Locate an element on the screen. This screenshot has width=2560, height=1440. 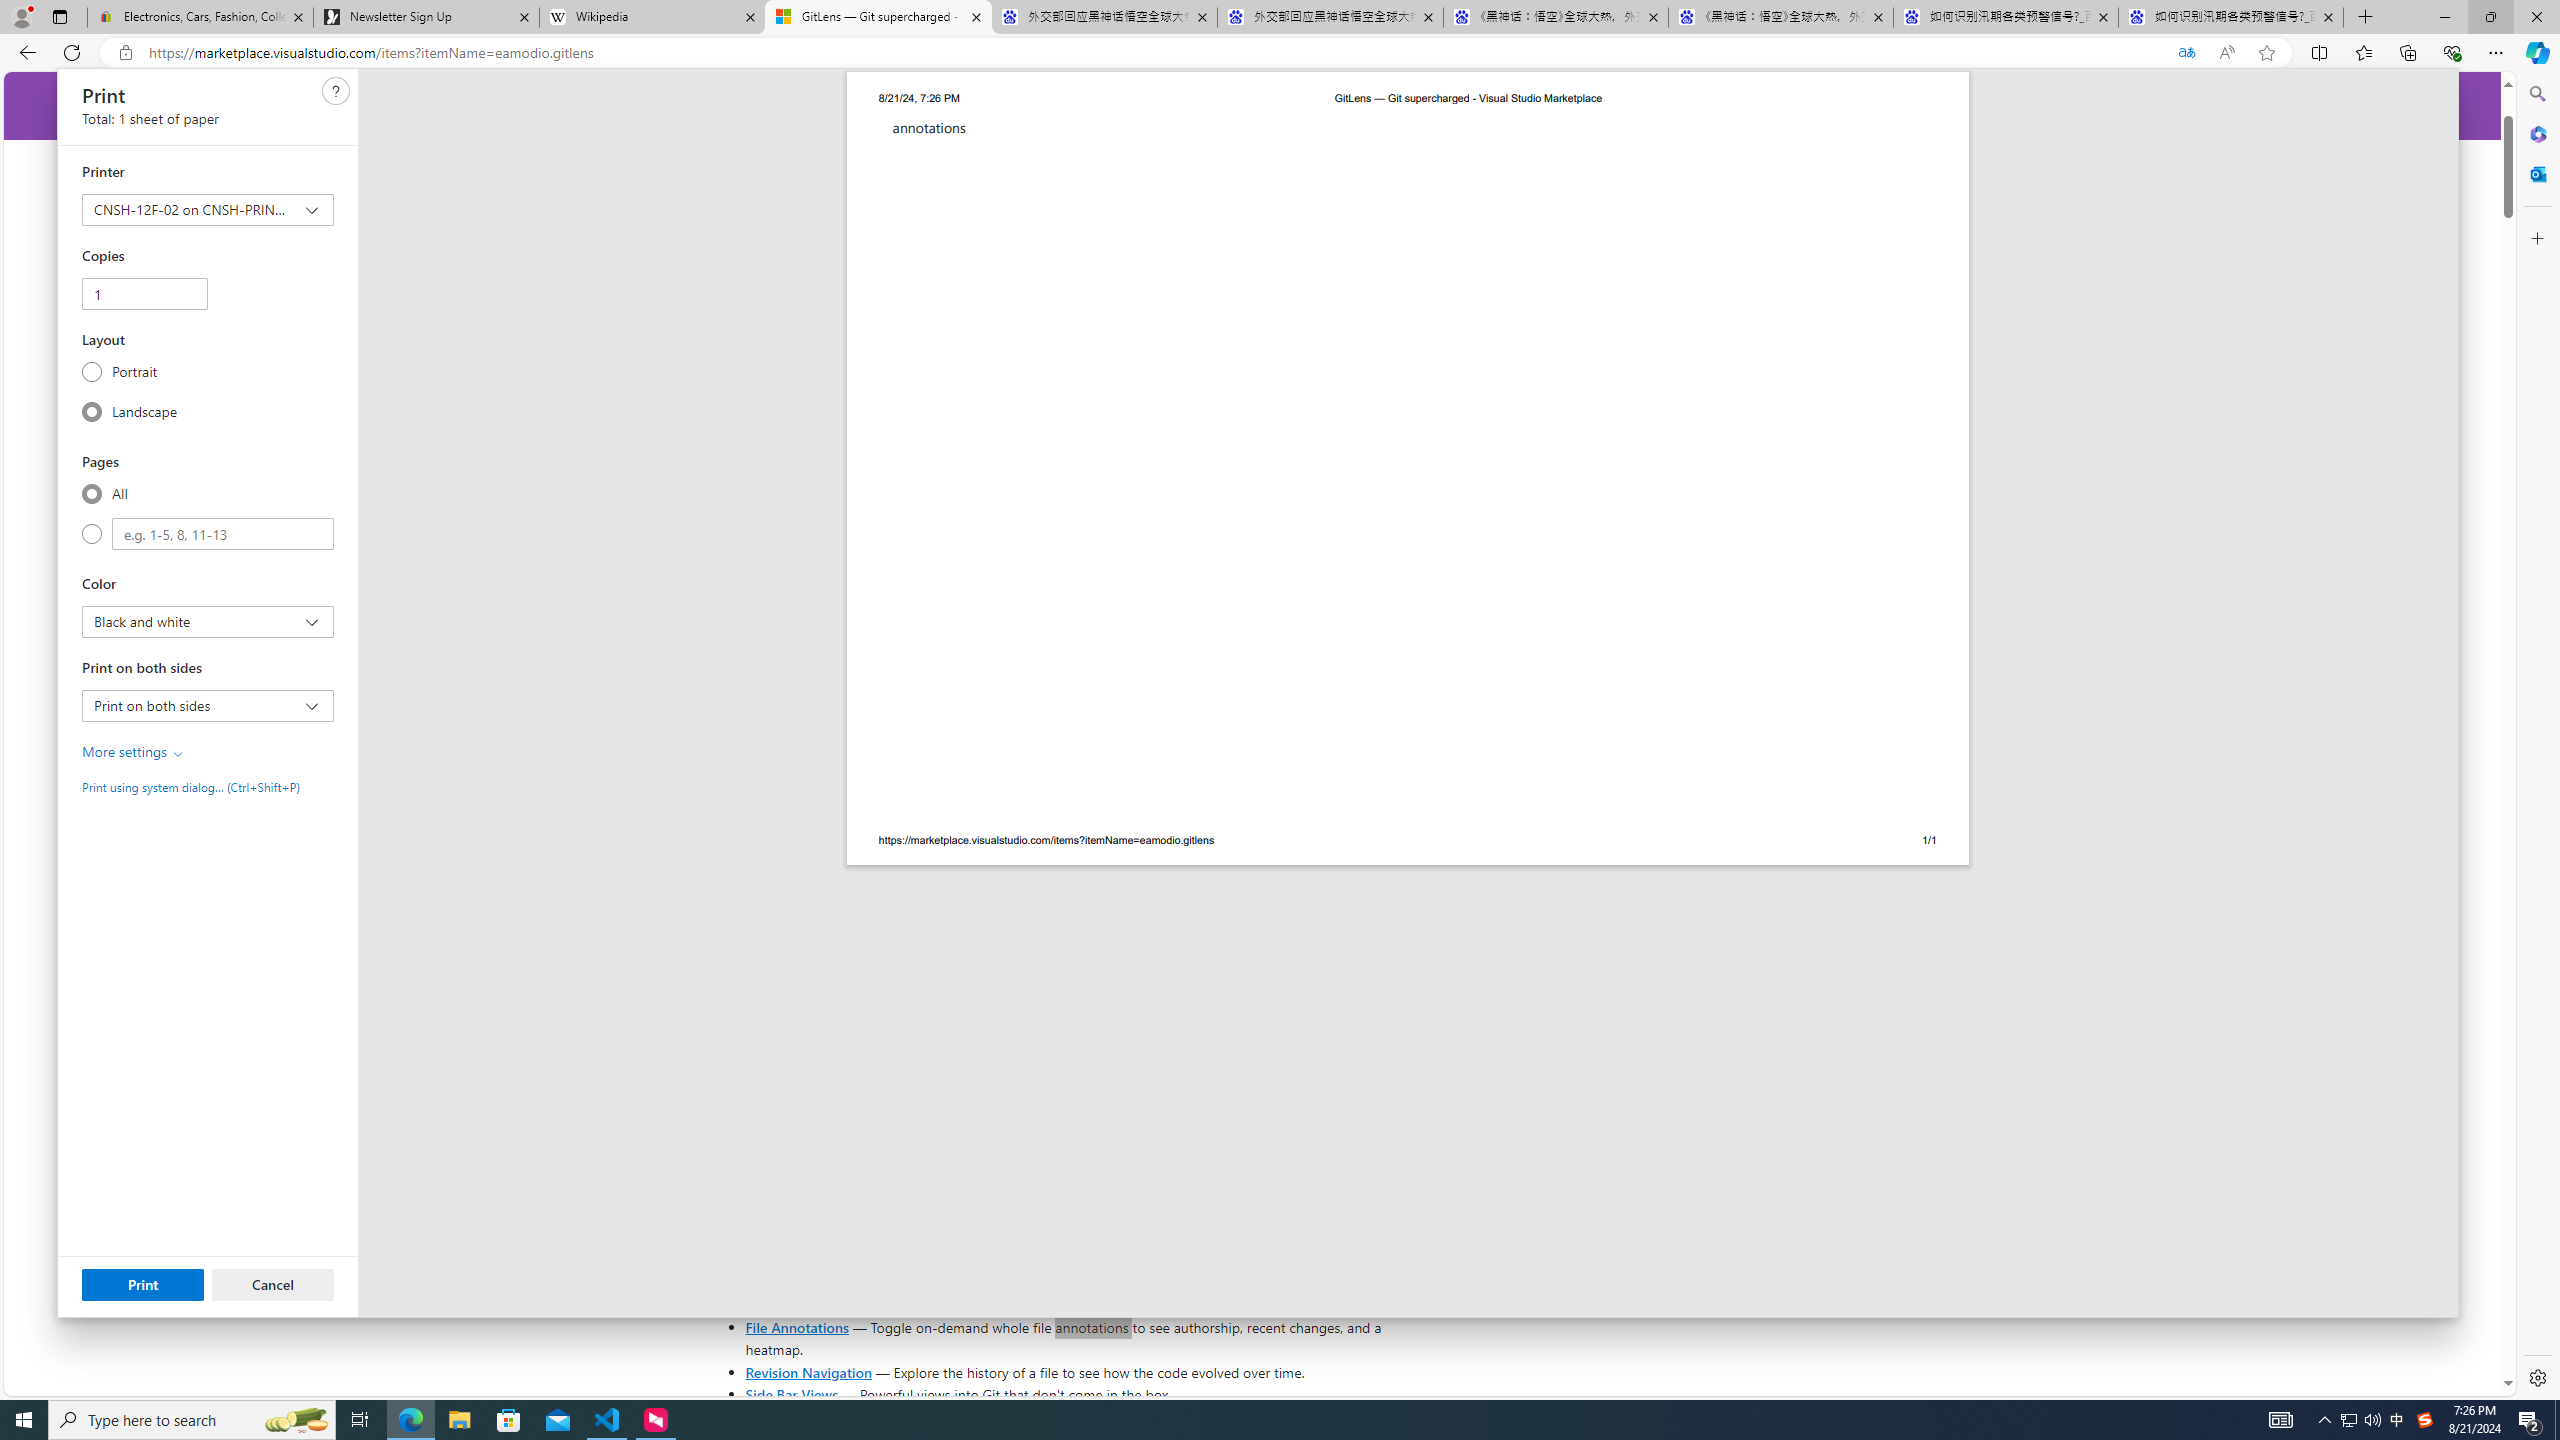
'Class: c0129' is located at coordinates (334, 91).